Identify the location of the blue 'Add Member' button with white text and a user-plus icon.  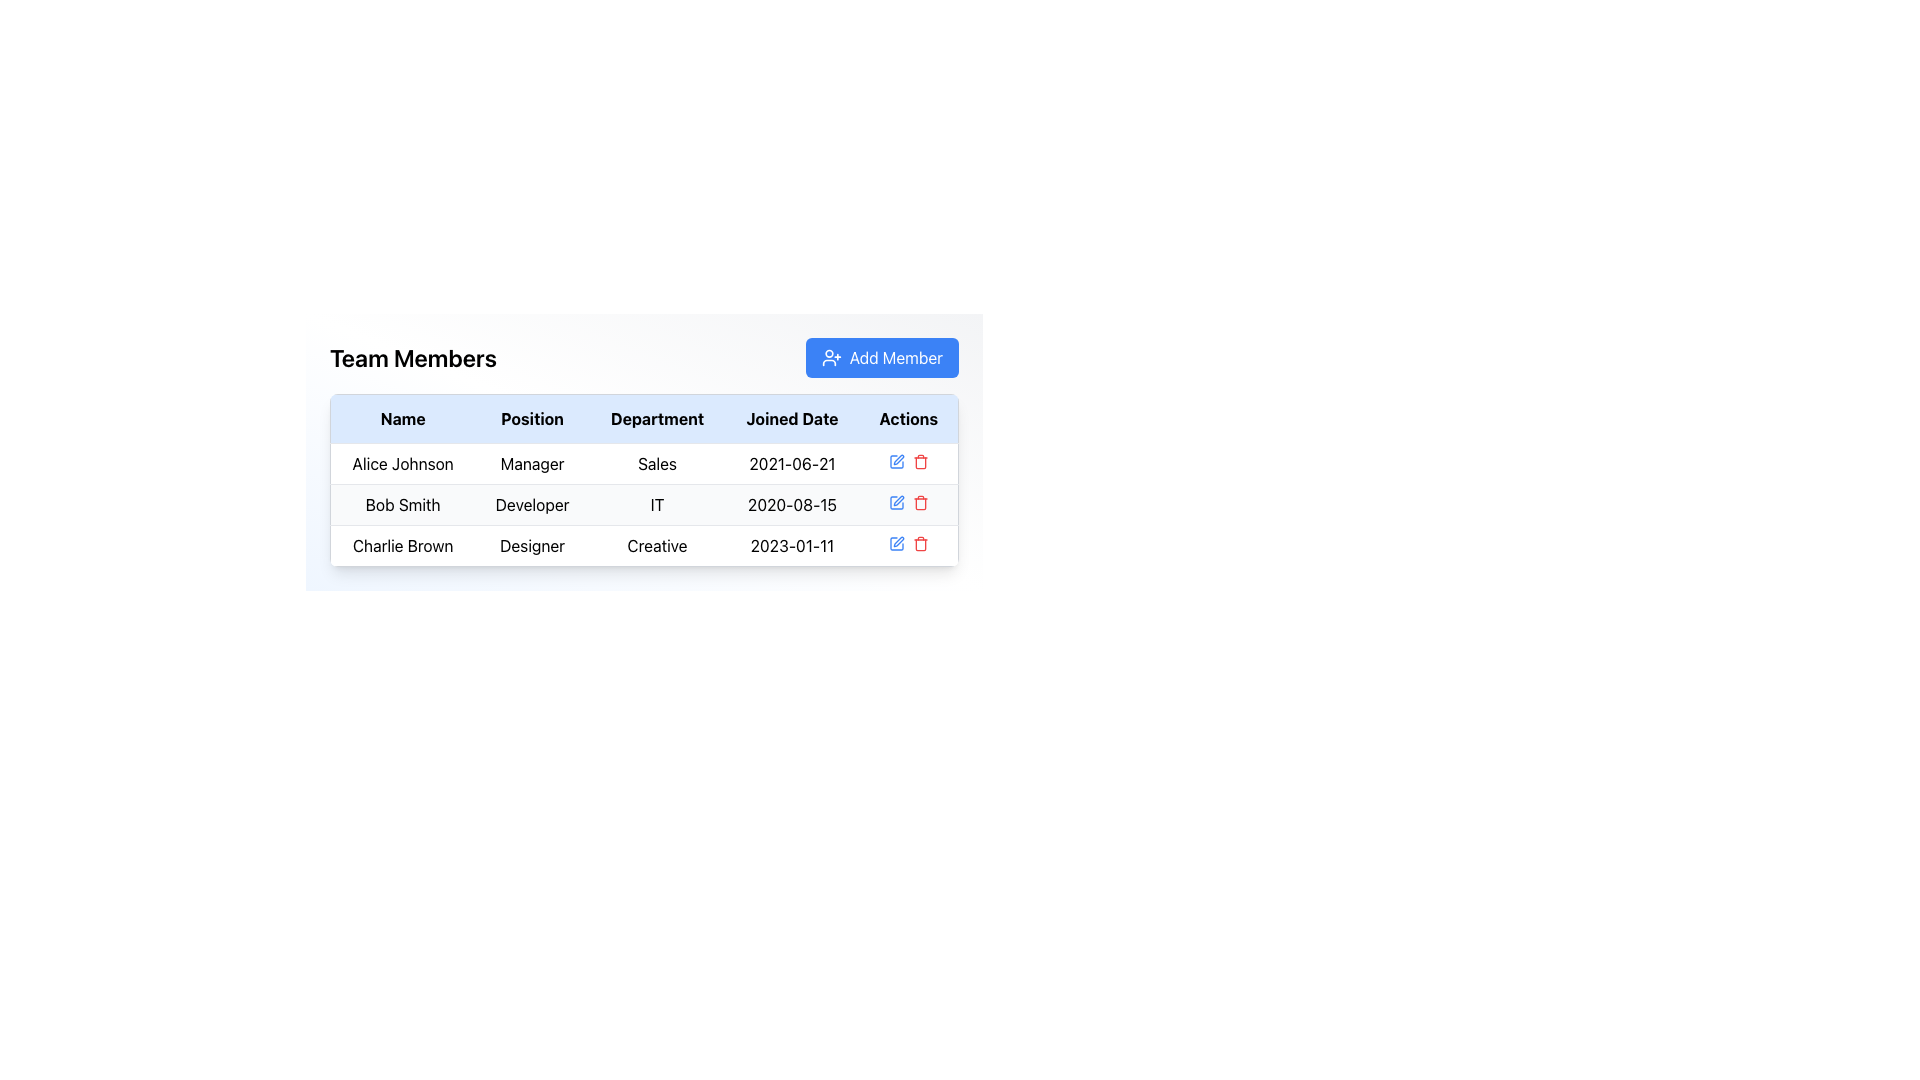
(881, 357).